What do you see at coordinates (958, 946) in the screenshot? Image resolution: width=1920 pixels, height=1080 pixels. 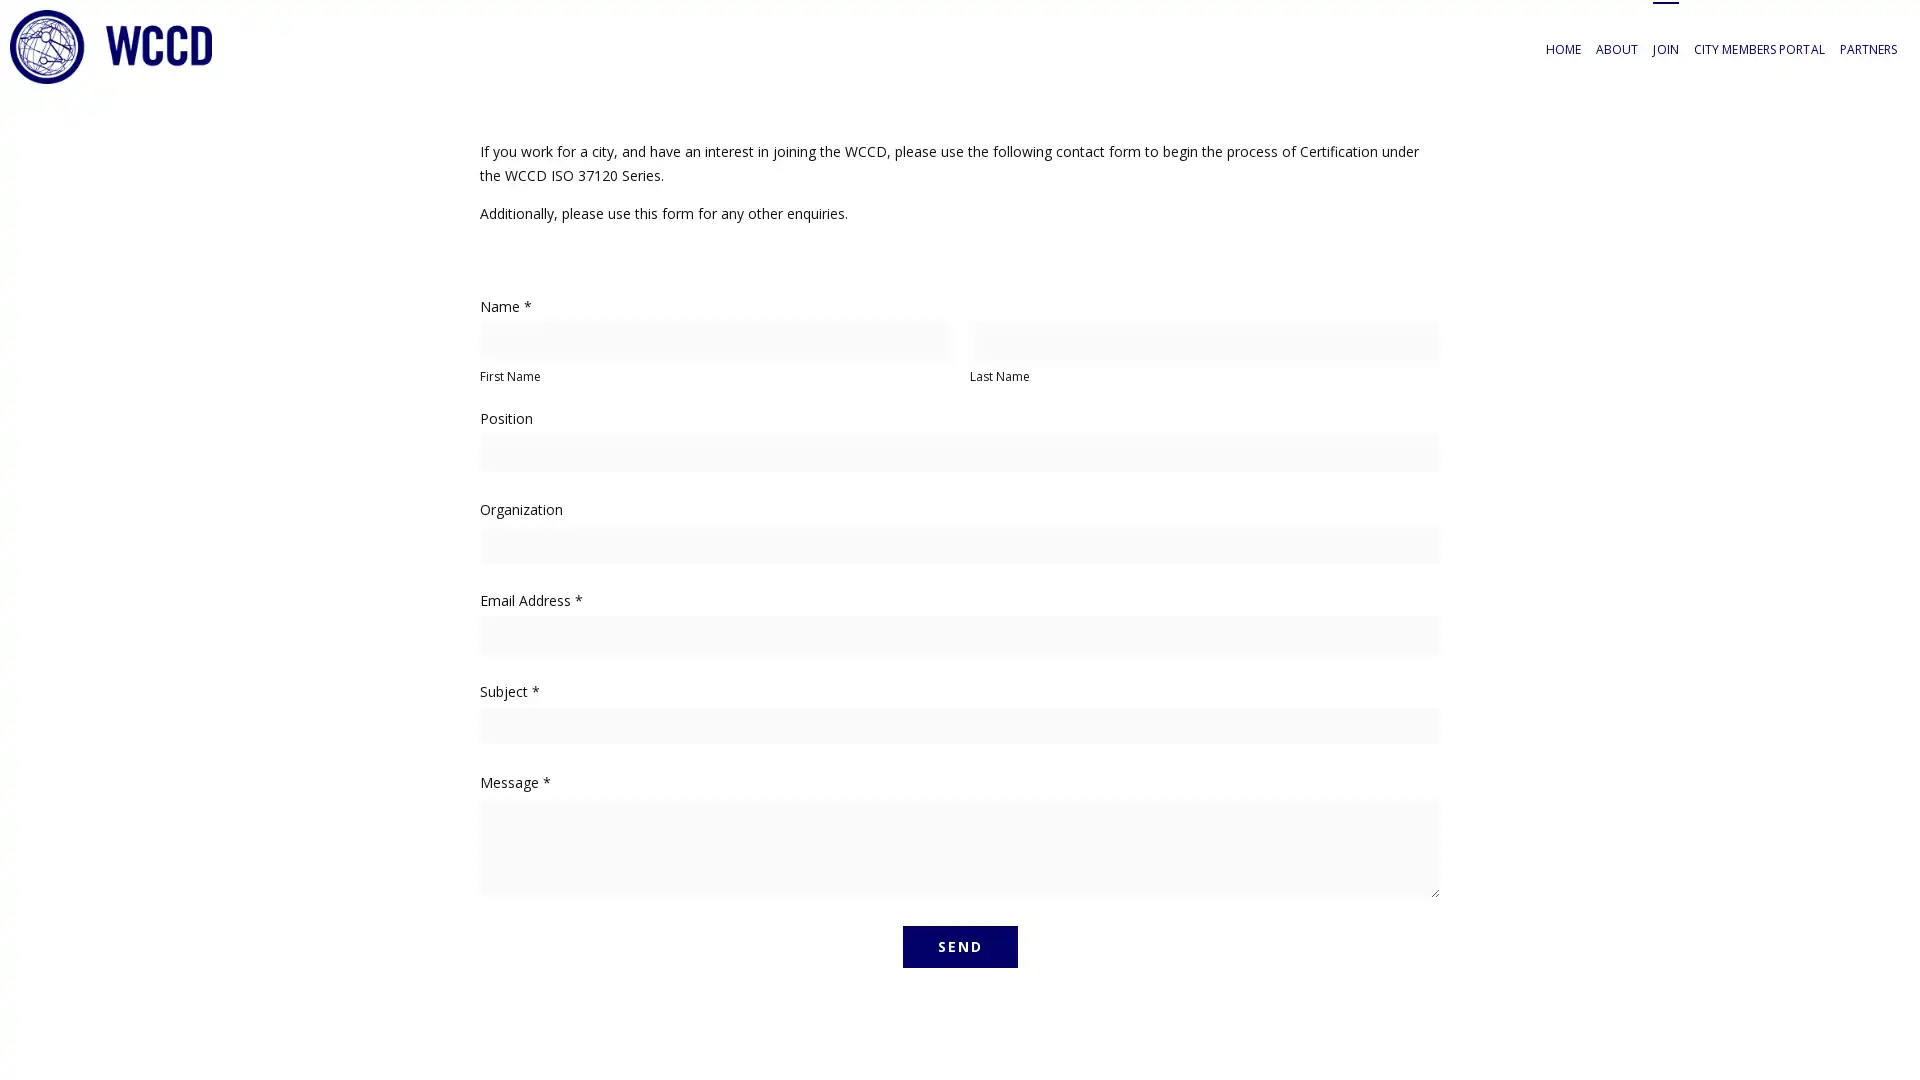 I see `SEND` at bounding box center [958, 946].